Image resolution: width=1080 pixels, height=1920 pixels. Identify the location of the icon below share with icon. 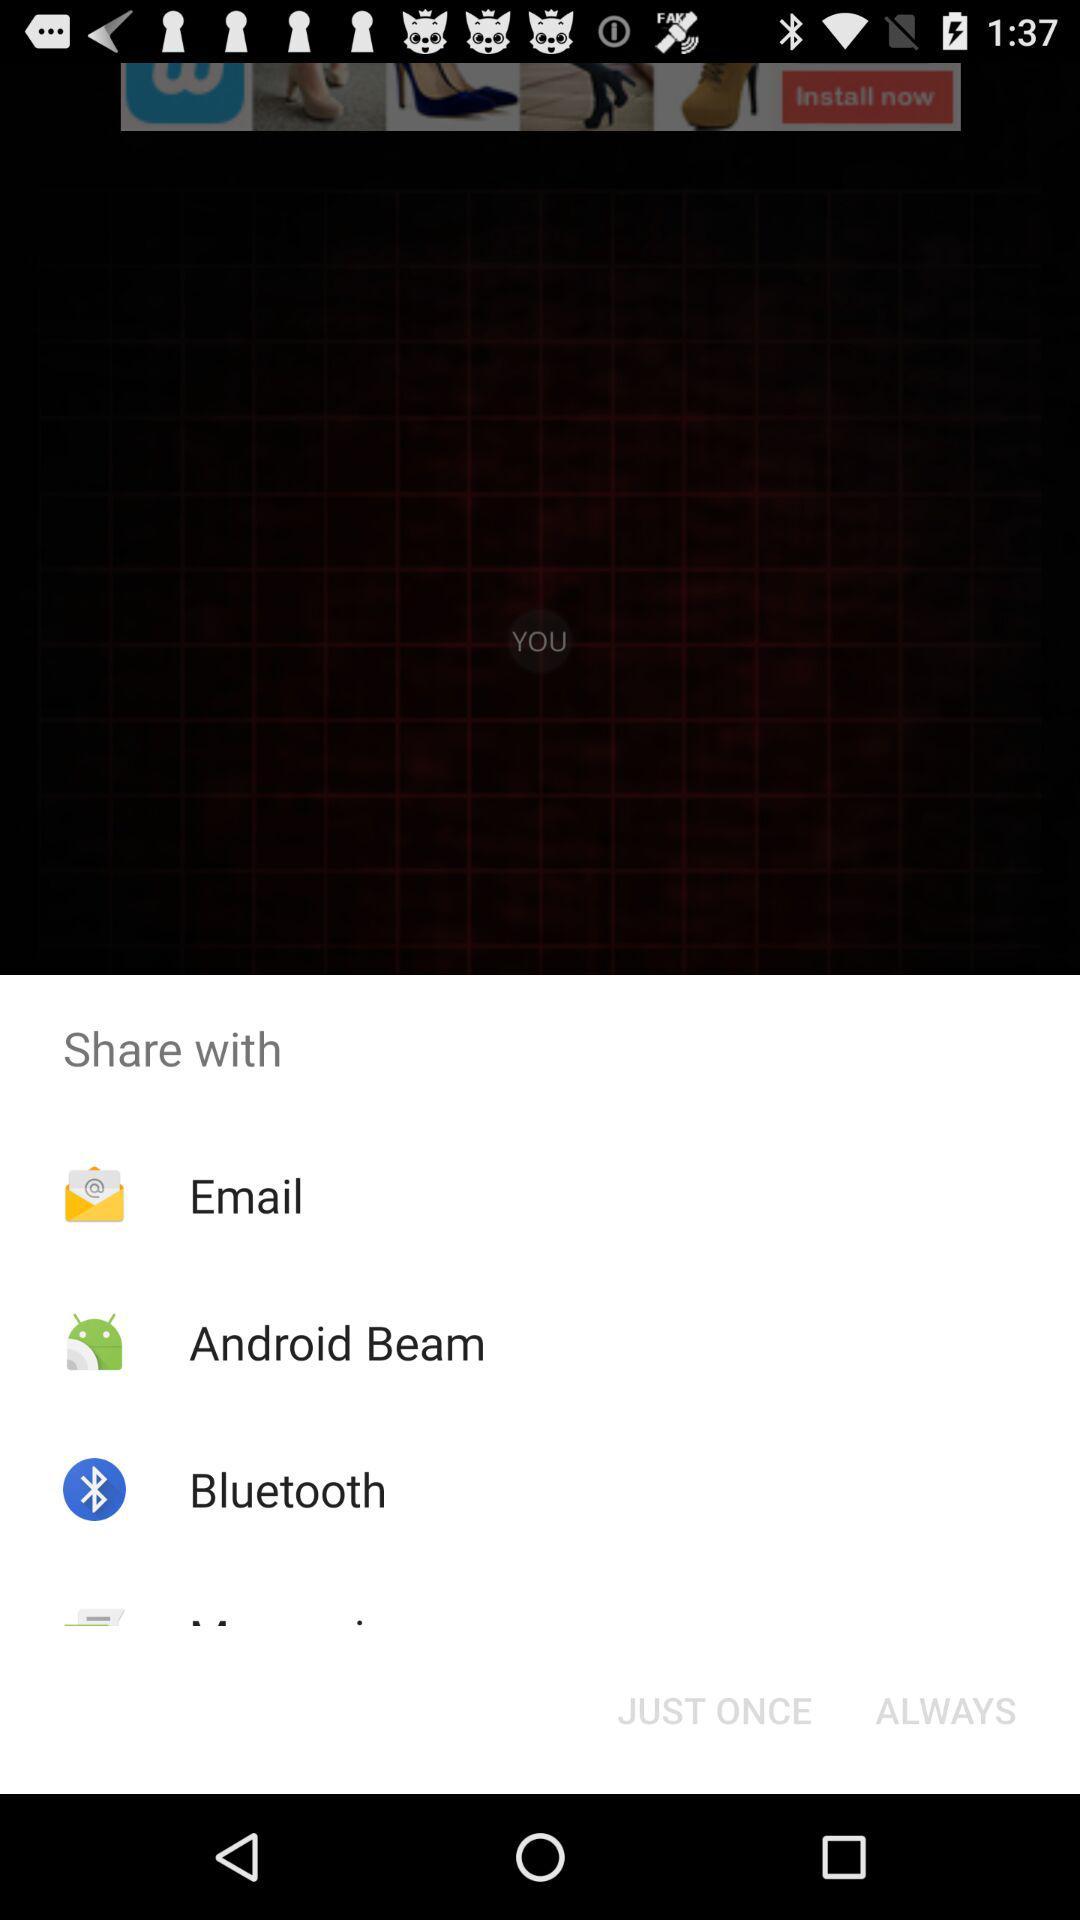
(945, 1708).